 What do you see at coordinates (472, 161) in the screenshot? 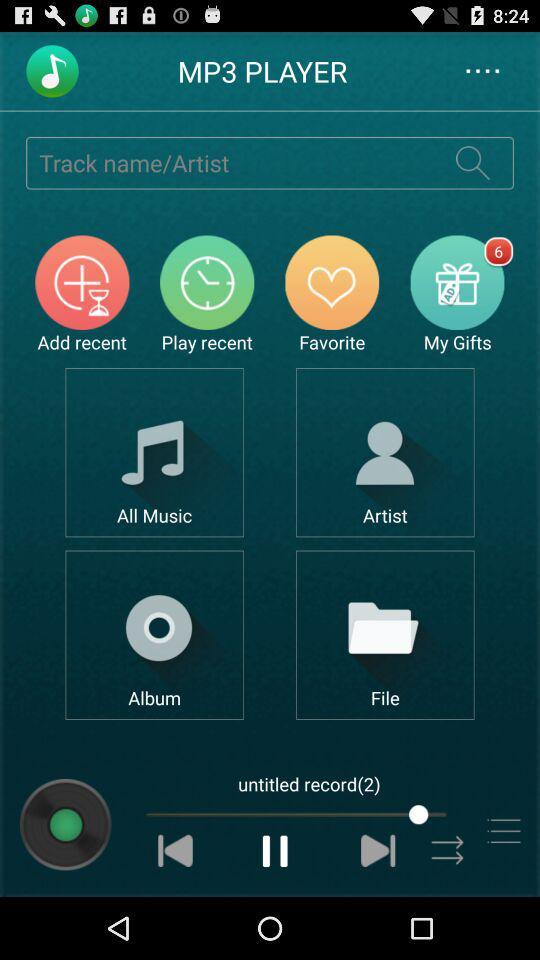
I see `search for name/artist` at bounding box center [472, 161].